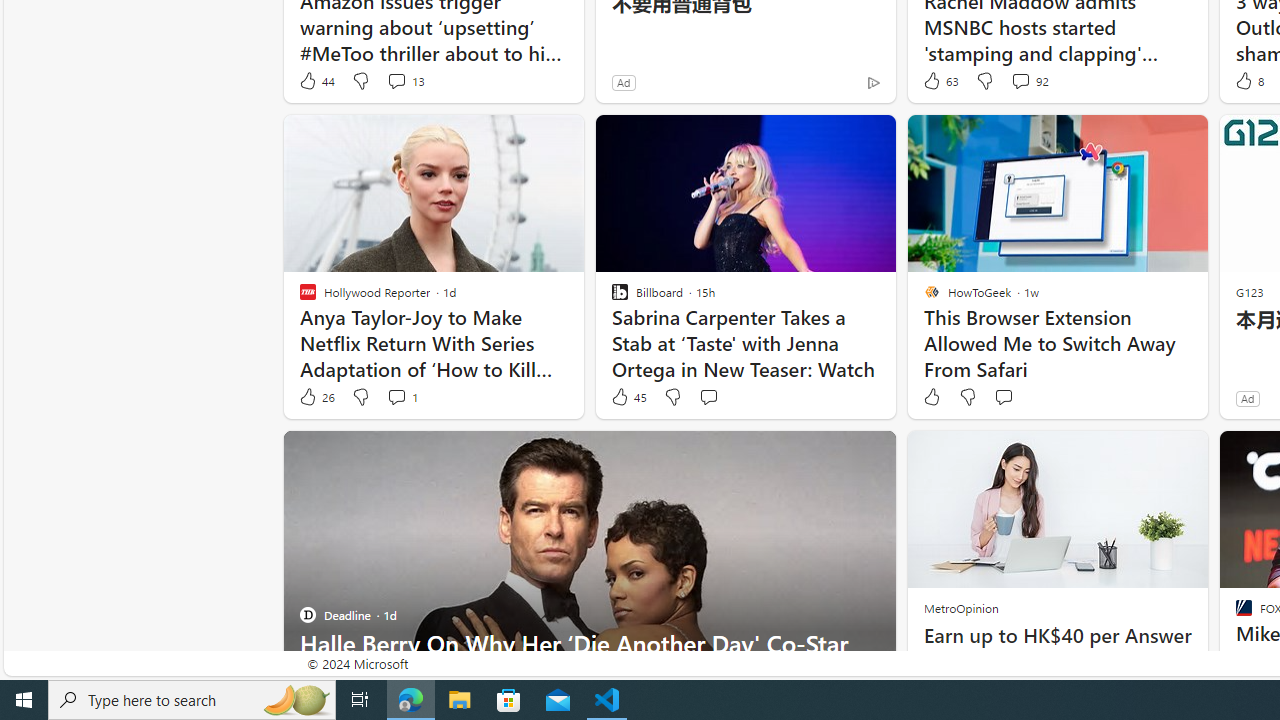  I want to click on '63 Like', so click(938, 80).